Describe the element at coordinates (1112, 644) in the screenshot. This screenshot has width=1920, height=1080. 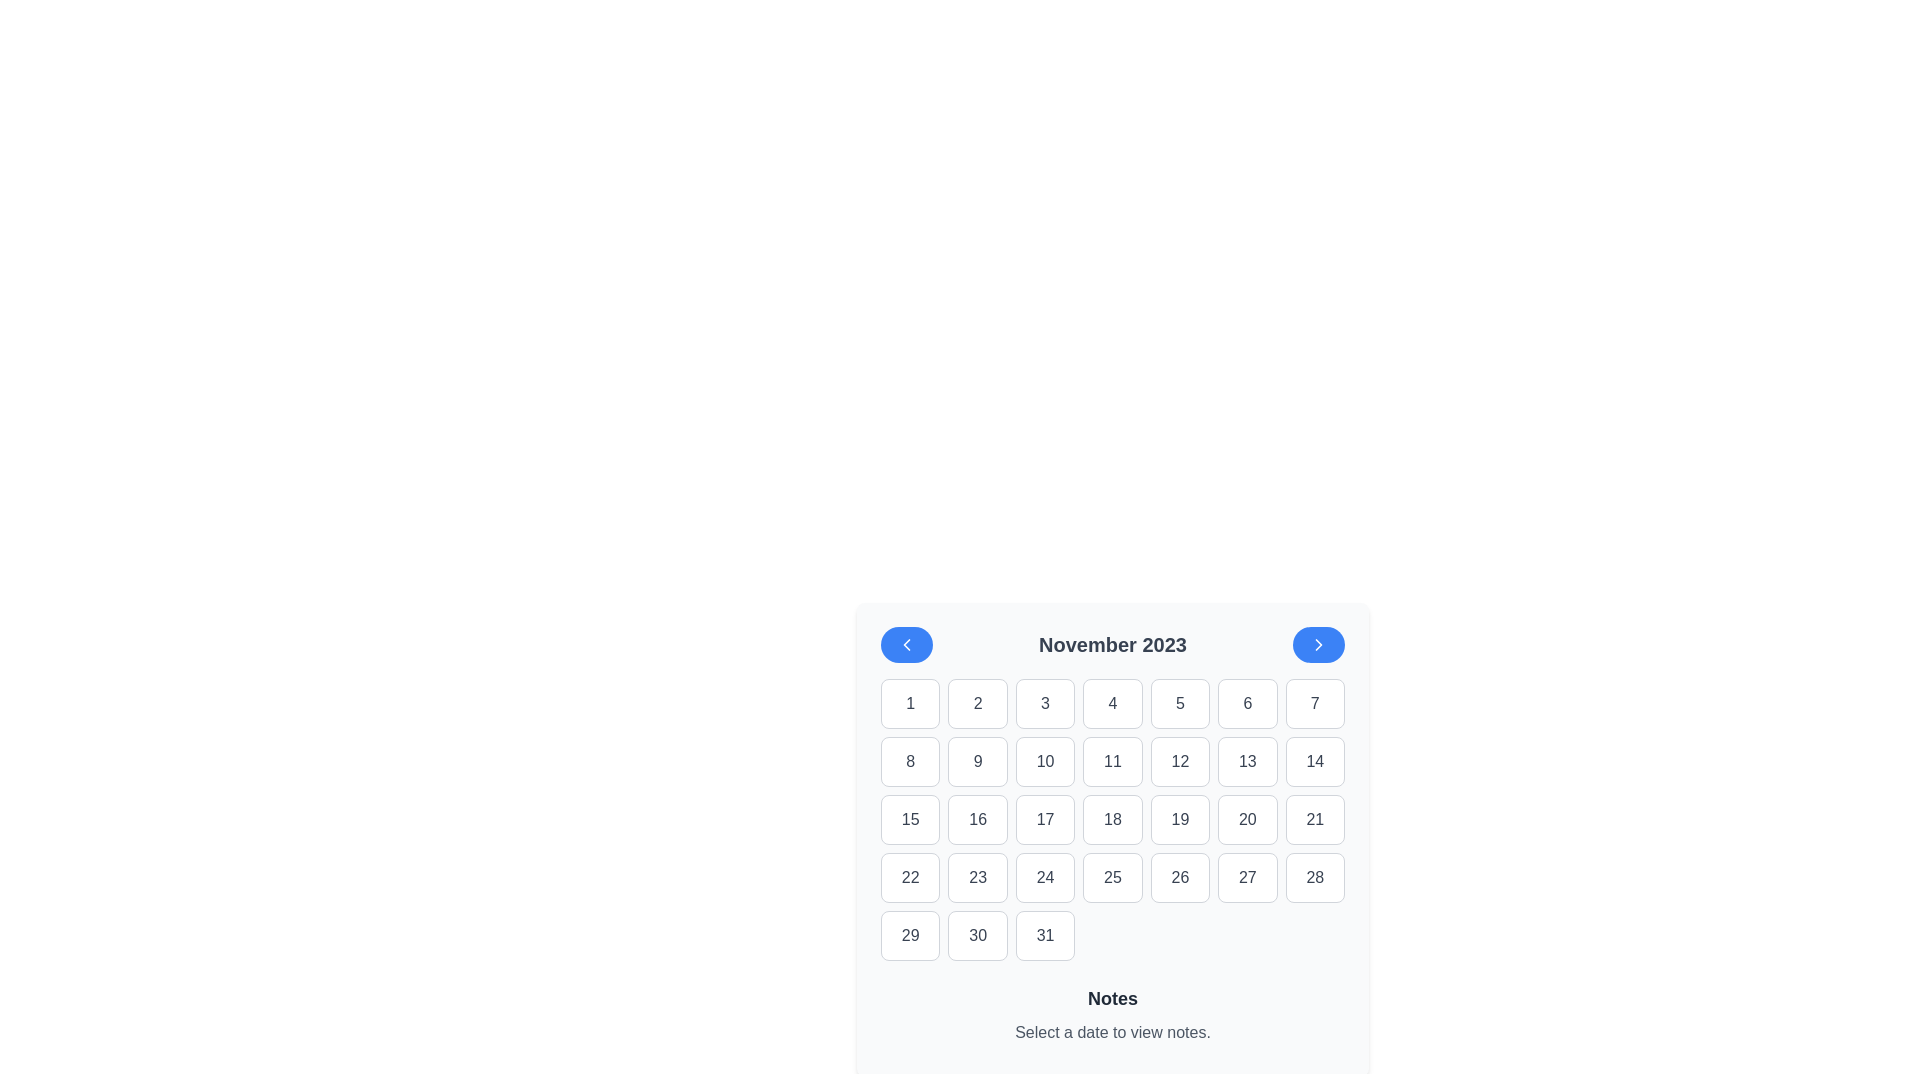
I see `text content of the Label that indicates the currently selected month and year for the calendar` at that location.